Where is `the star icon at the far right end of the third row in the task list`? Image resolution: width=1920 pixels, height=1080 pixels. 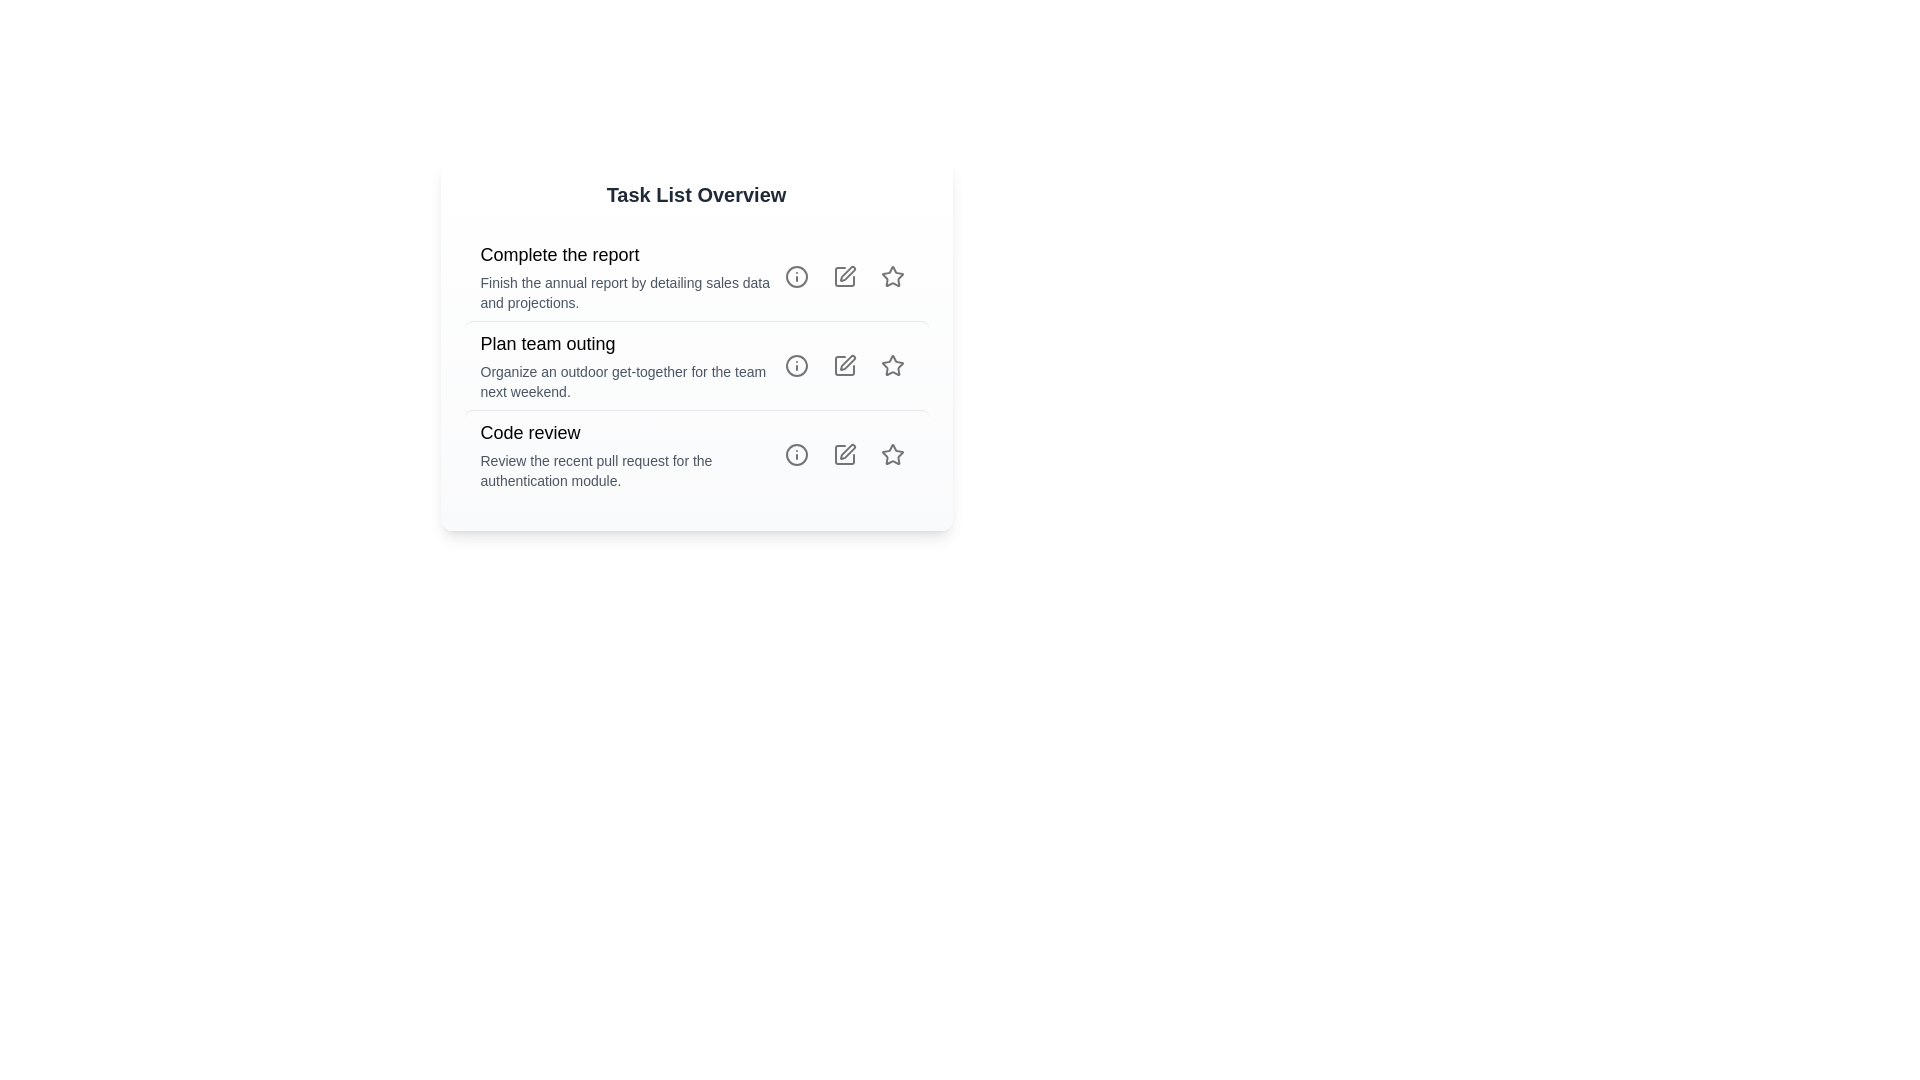 the star icon at the far right end of the third row in the task list is located at coordinates (891, 455).